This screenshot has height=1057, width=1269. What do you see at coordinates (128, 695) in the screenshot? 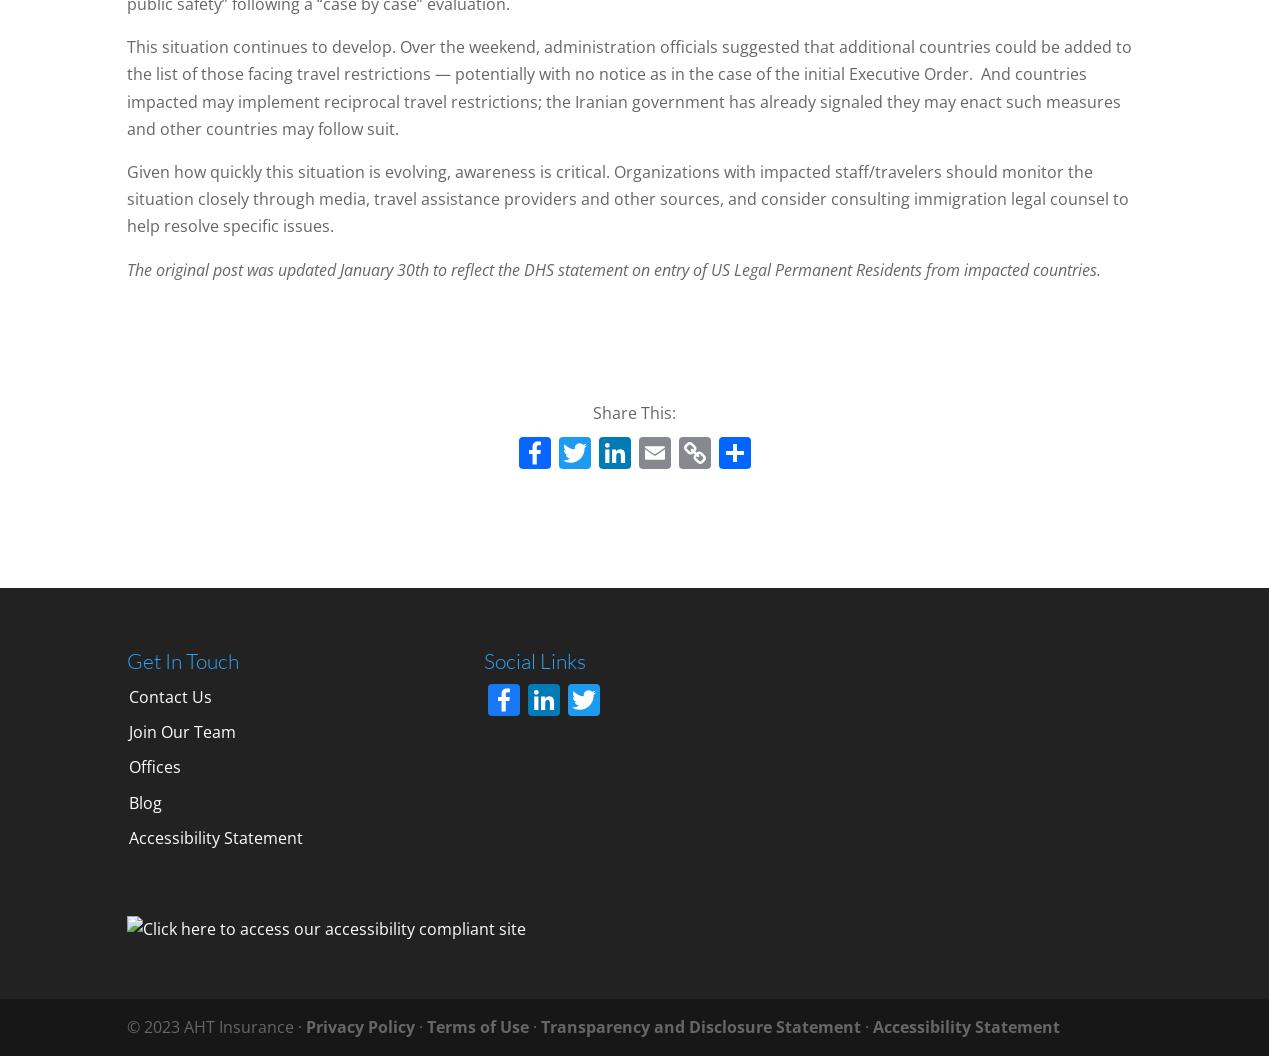
I see `'Contact Us'` at bounding box center [128, 695].